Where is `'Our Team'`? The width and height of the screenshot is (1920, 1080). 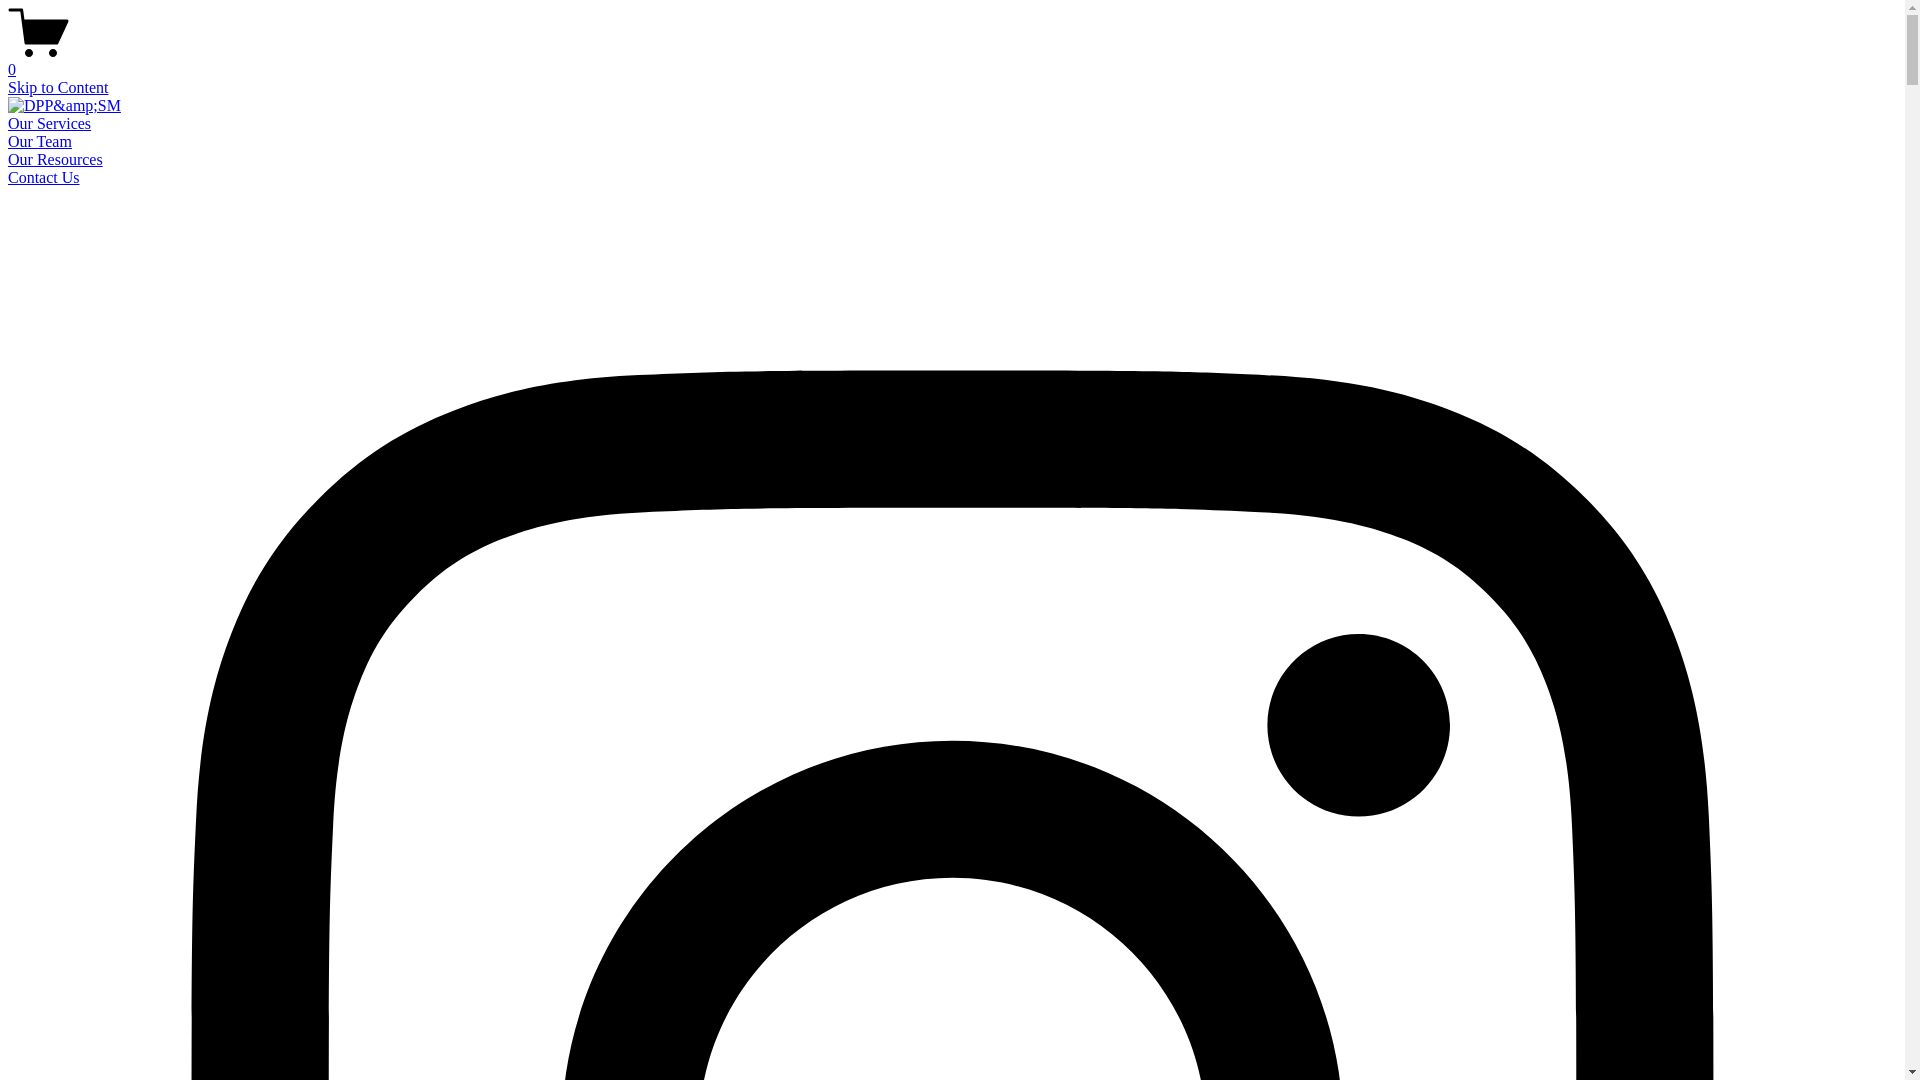
'Our Team' is located at coordinates (39, 140).